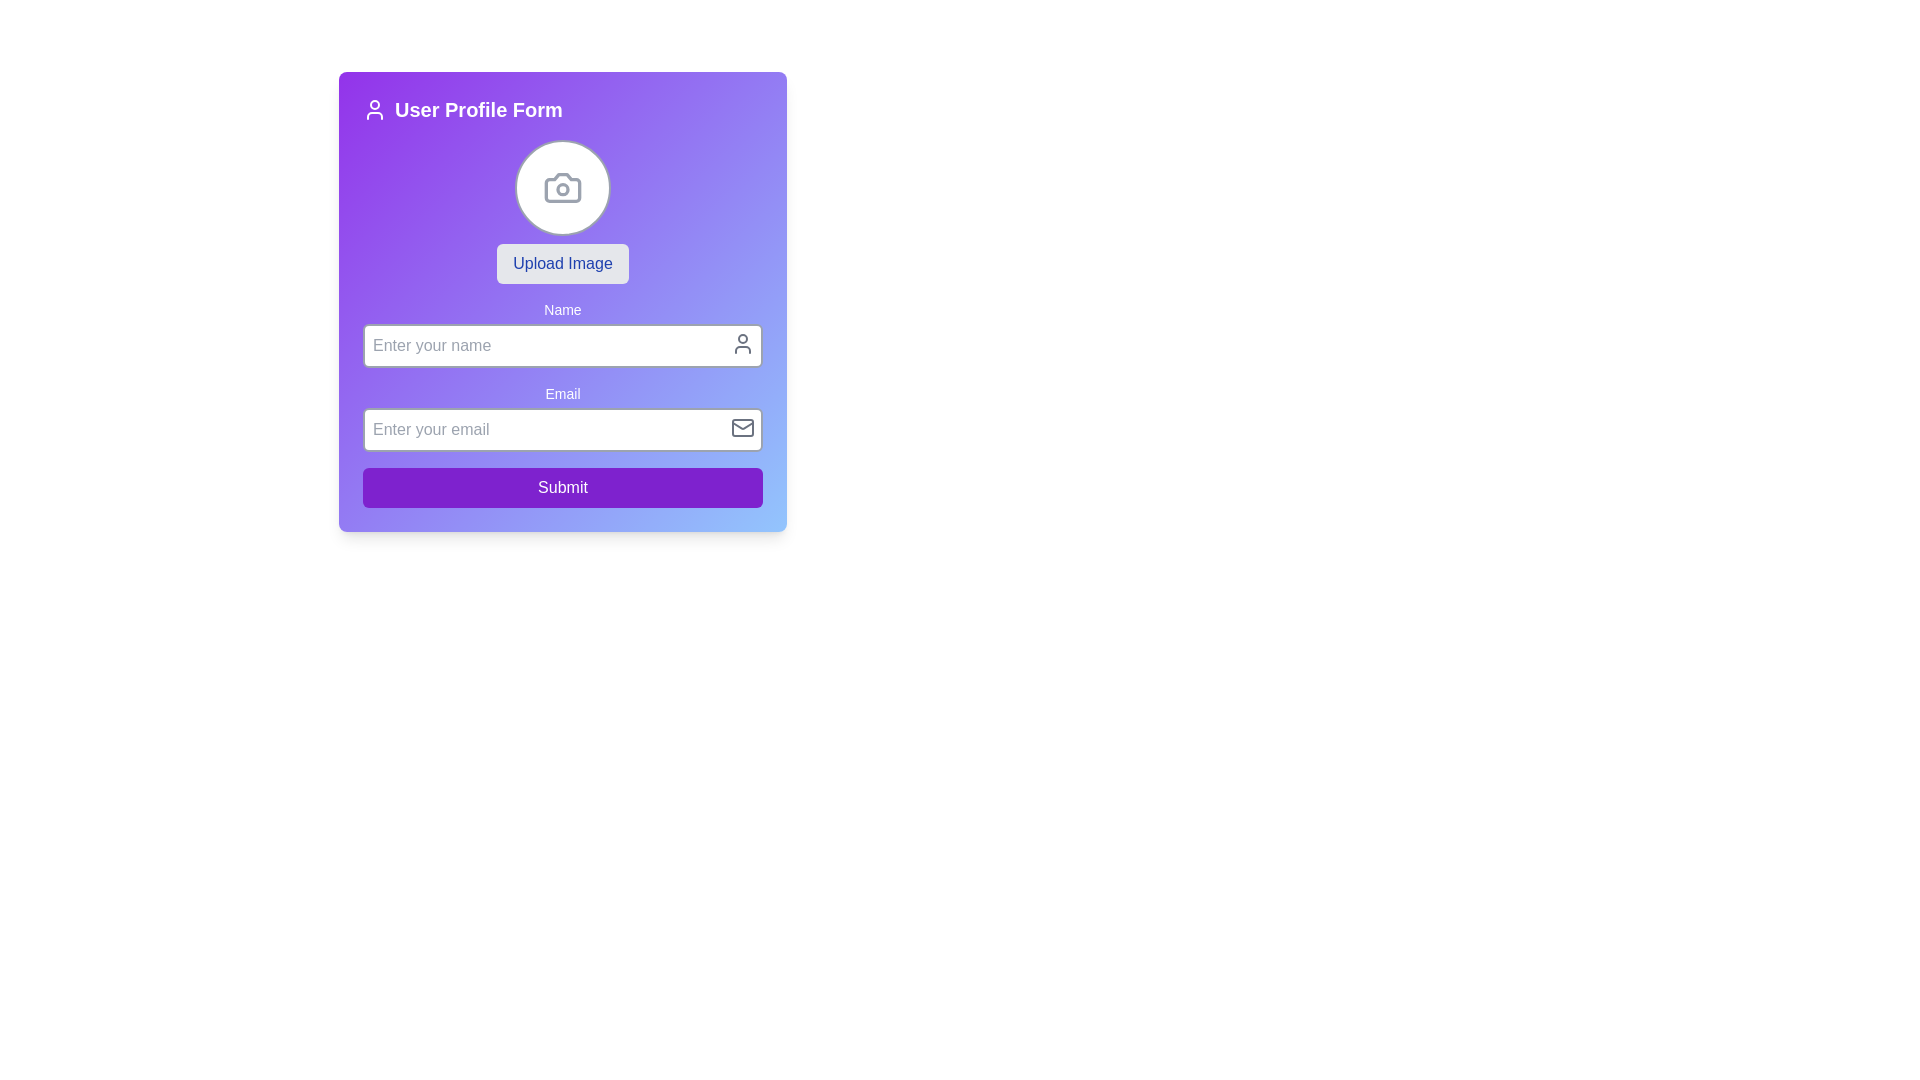 The width and height of the screenshot is (1920, 1080). Describe the element at coordinates (374, 110) in the screenshot. I see `the small, minimalistic user icon located at the top-left of the 'User Profile Form' header section, which is rendered with stroke lines to depict a human figure outline` at that location.